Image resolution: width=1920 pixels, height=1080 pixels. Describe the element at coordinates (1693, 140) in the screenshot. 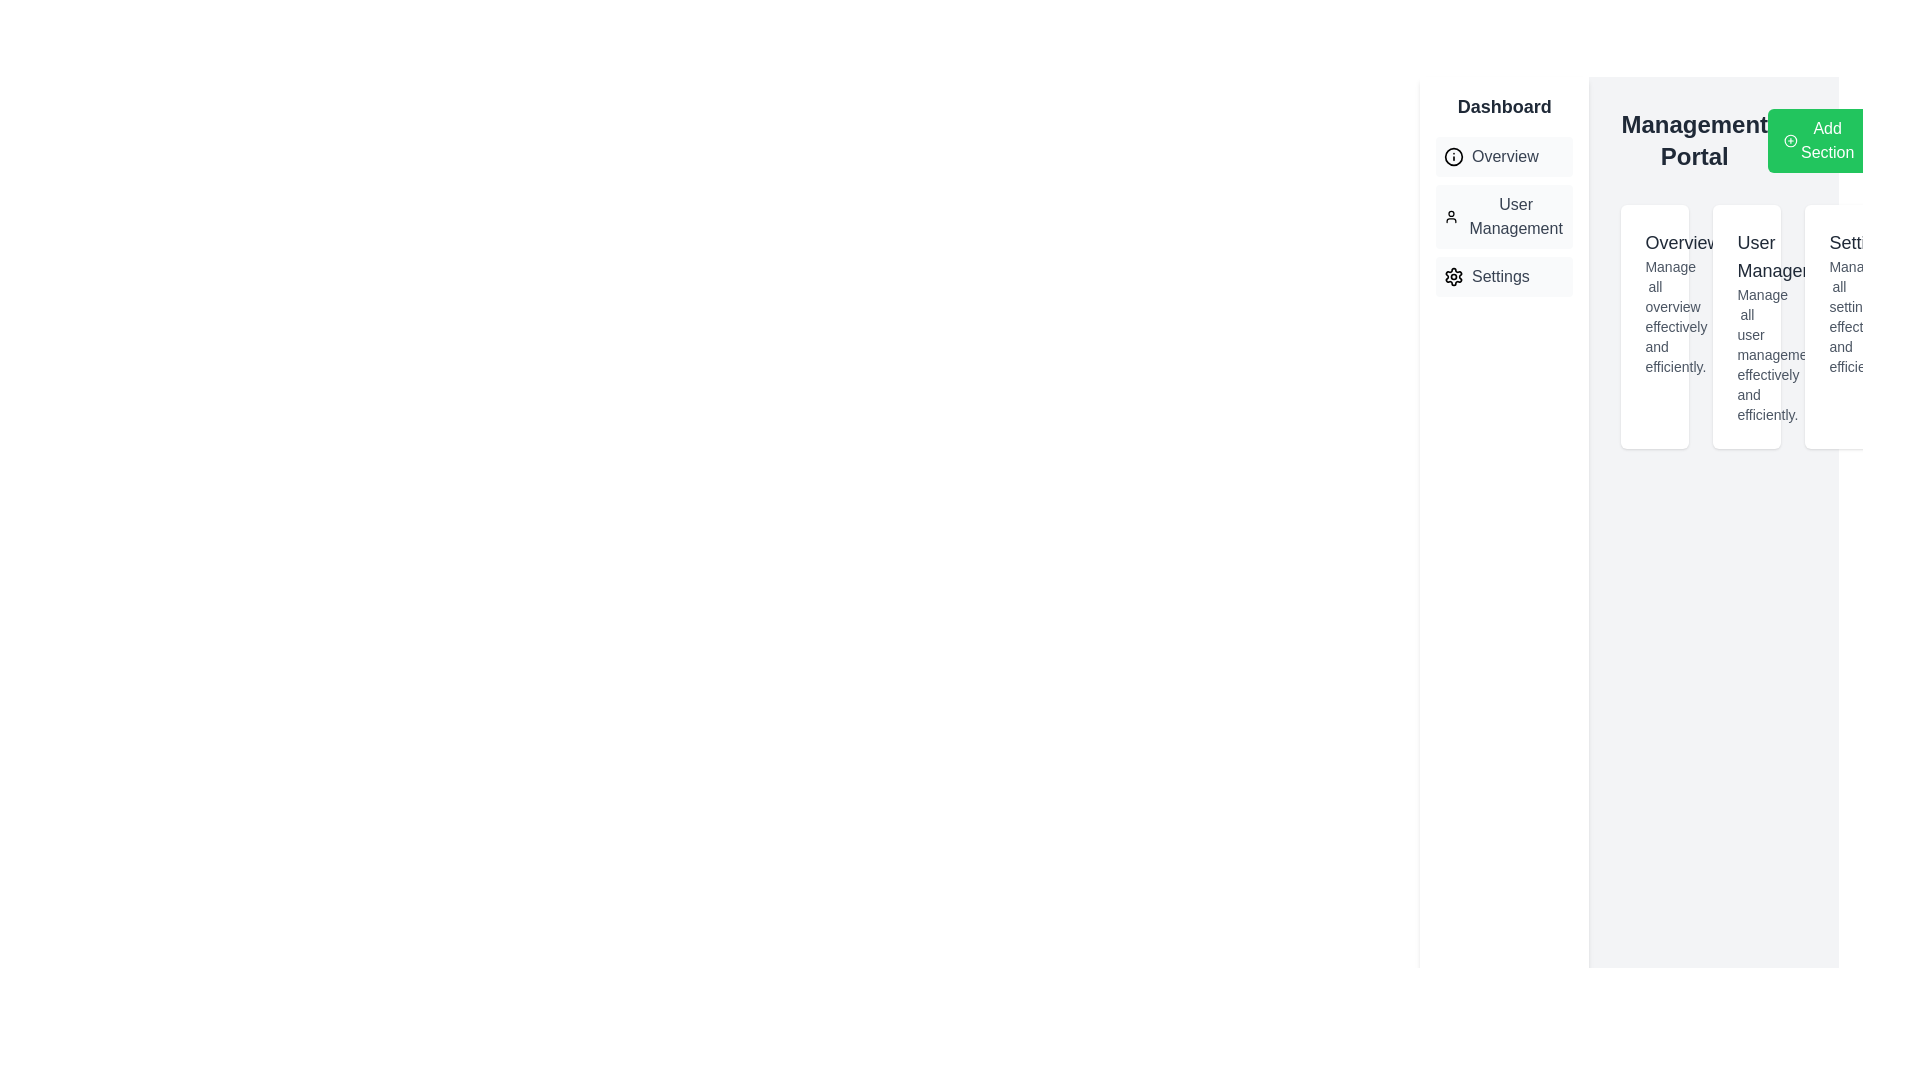

I see `the text label displaying 'Management Portal' located in the top header section of the page, which is aligned to the left of the 'Add Section' button` at that location.